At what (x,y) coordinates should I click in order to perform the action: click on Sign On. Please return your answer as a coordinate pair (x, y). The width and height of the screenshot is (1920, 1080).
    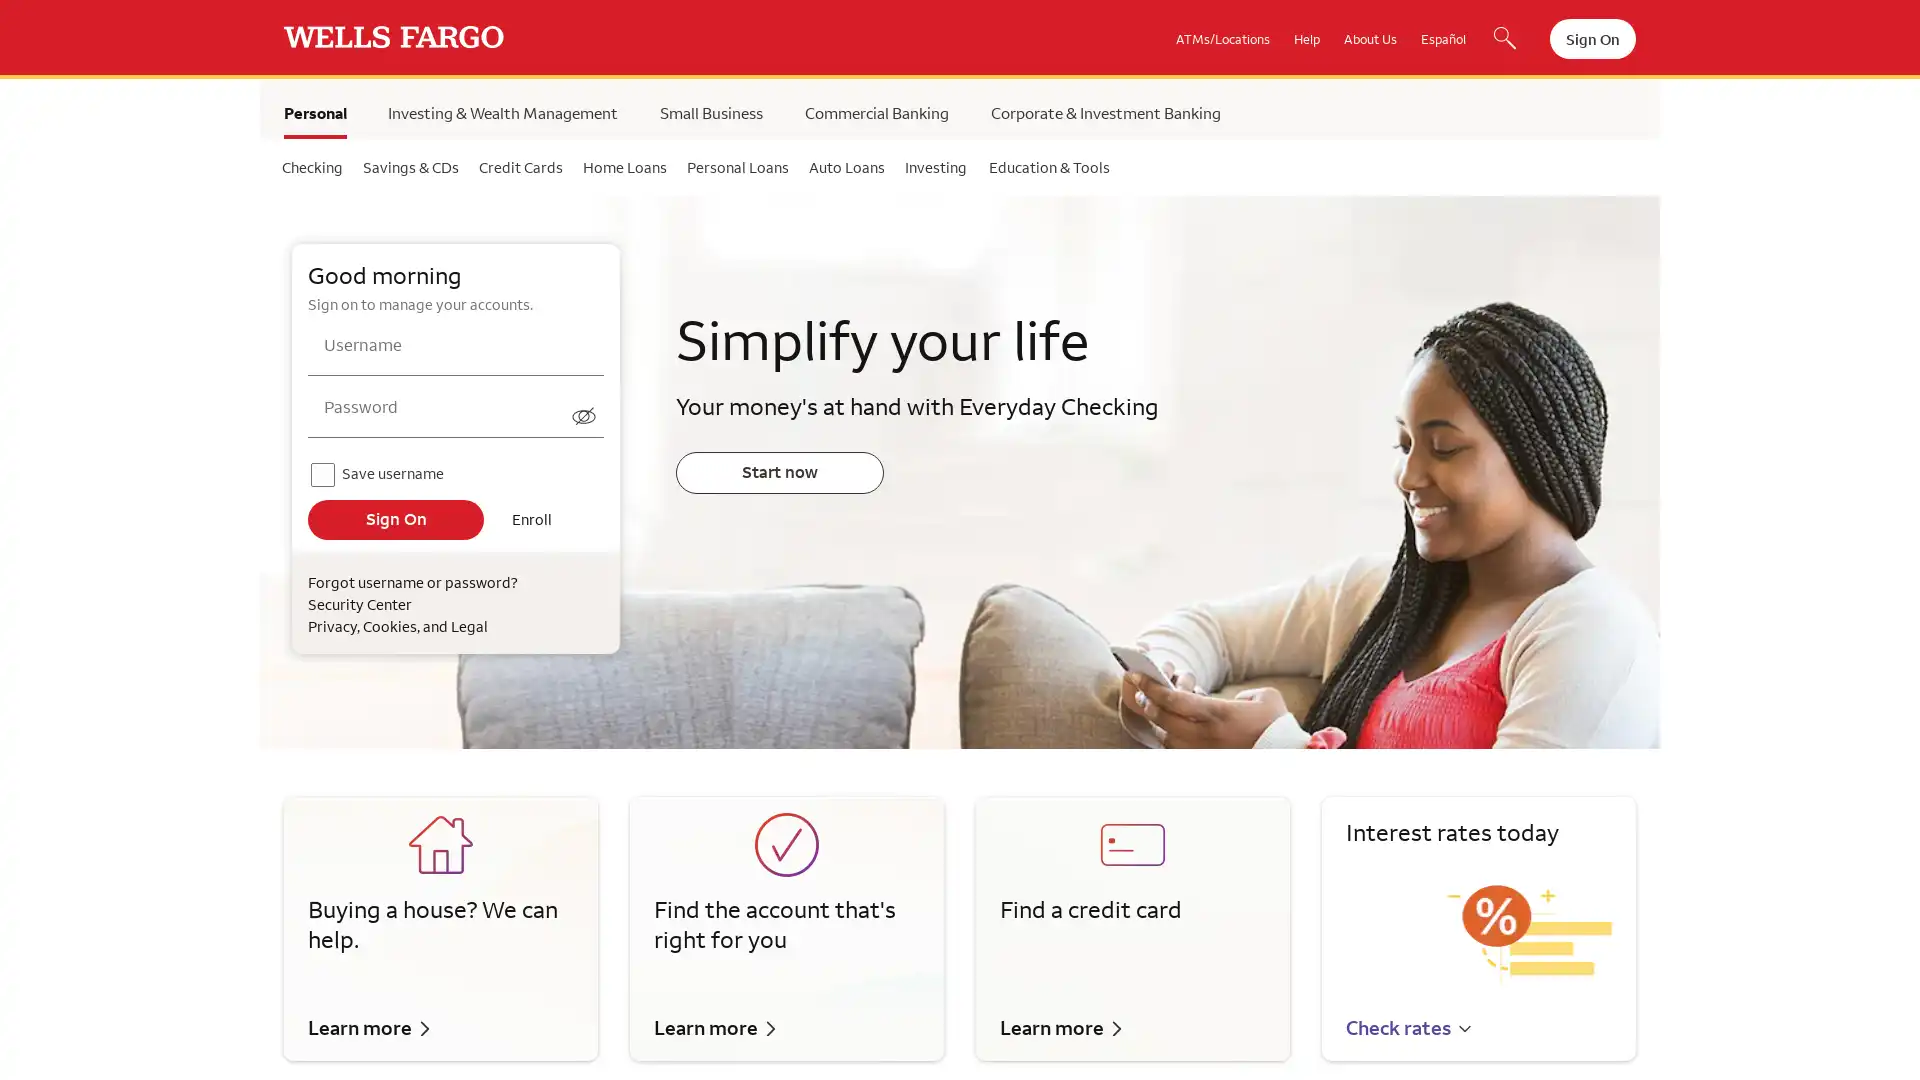
    Looking at the image, I should click on (395, 518).